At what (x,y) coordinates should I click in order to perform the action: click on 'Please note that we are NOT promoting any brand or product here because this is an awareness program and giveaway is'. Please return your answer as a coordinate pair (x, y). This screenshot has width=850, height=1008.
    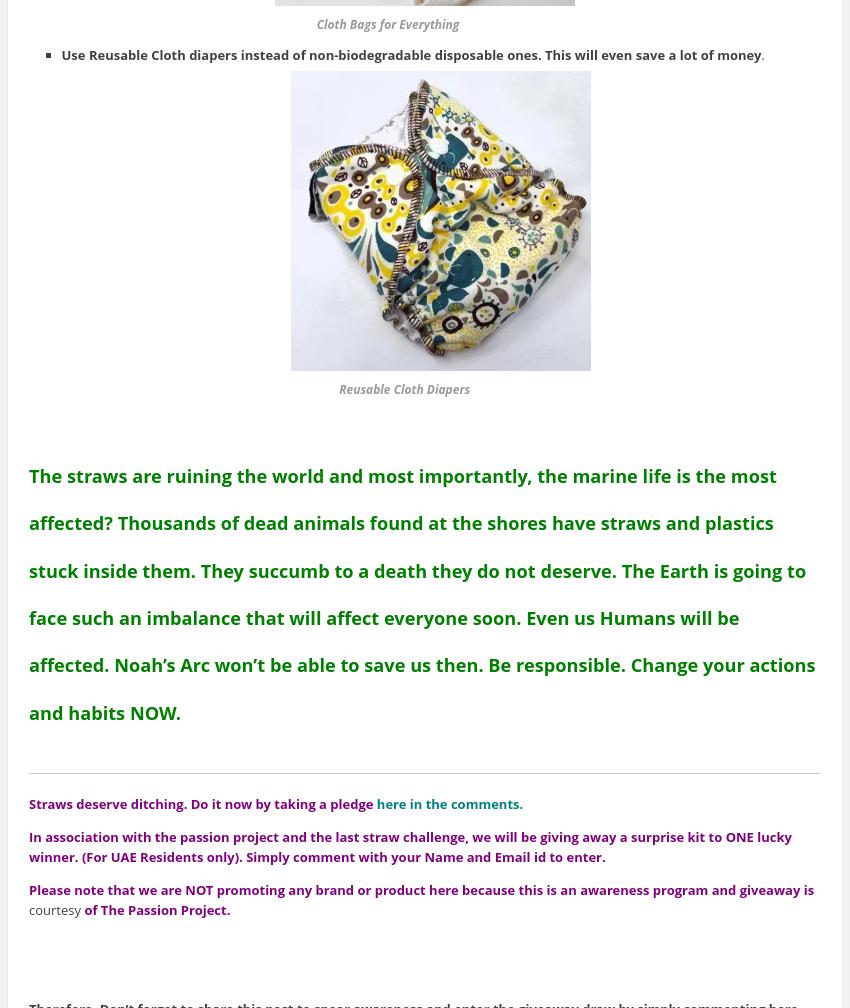
    Looking at the image, I should click on (421, 889).